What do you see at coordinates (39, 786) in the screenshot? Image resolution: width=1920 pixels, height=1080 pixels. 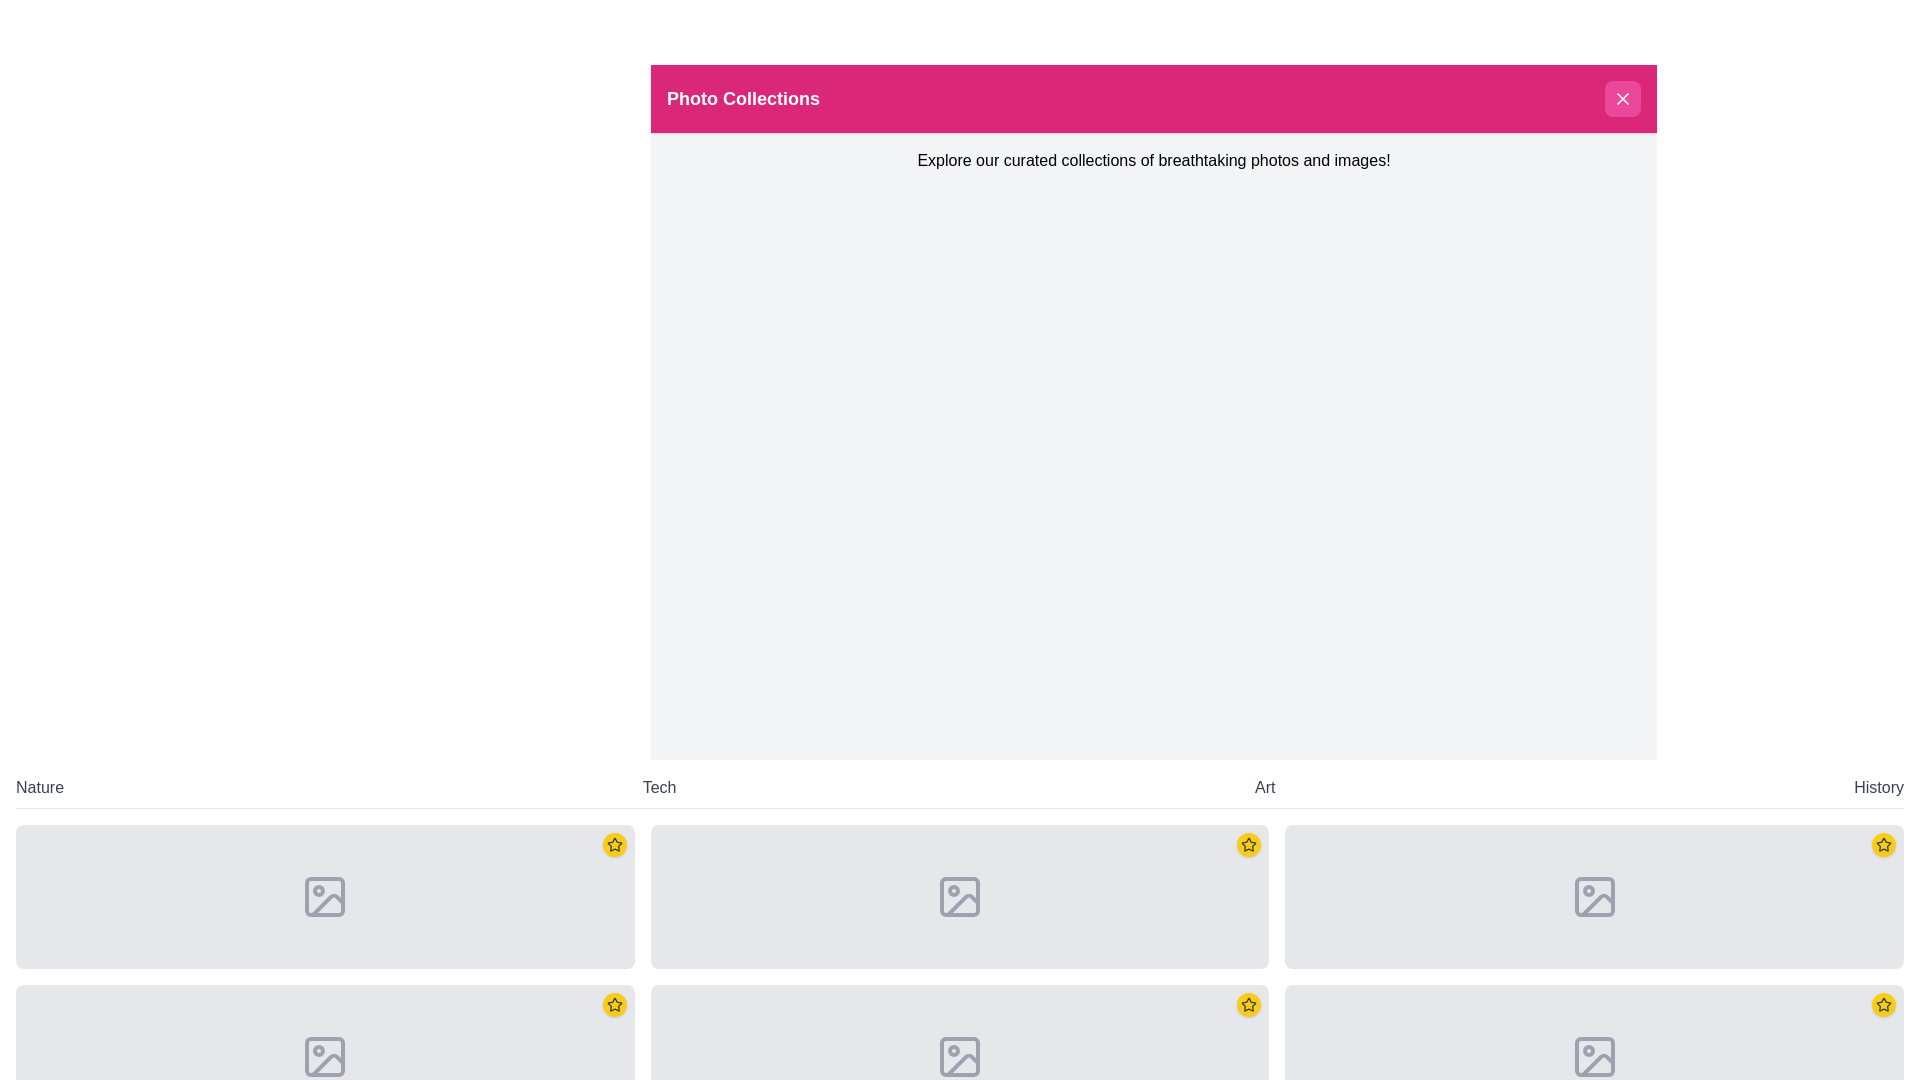 I see `the text link labeled 'Nature' in the top-left corner of the row of text links to trigger the underline effect` at bounding box center [39, 786].